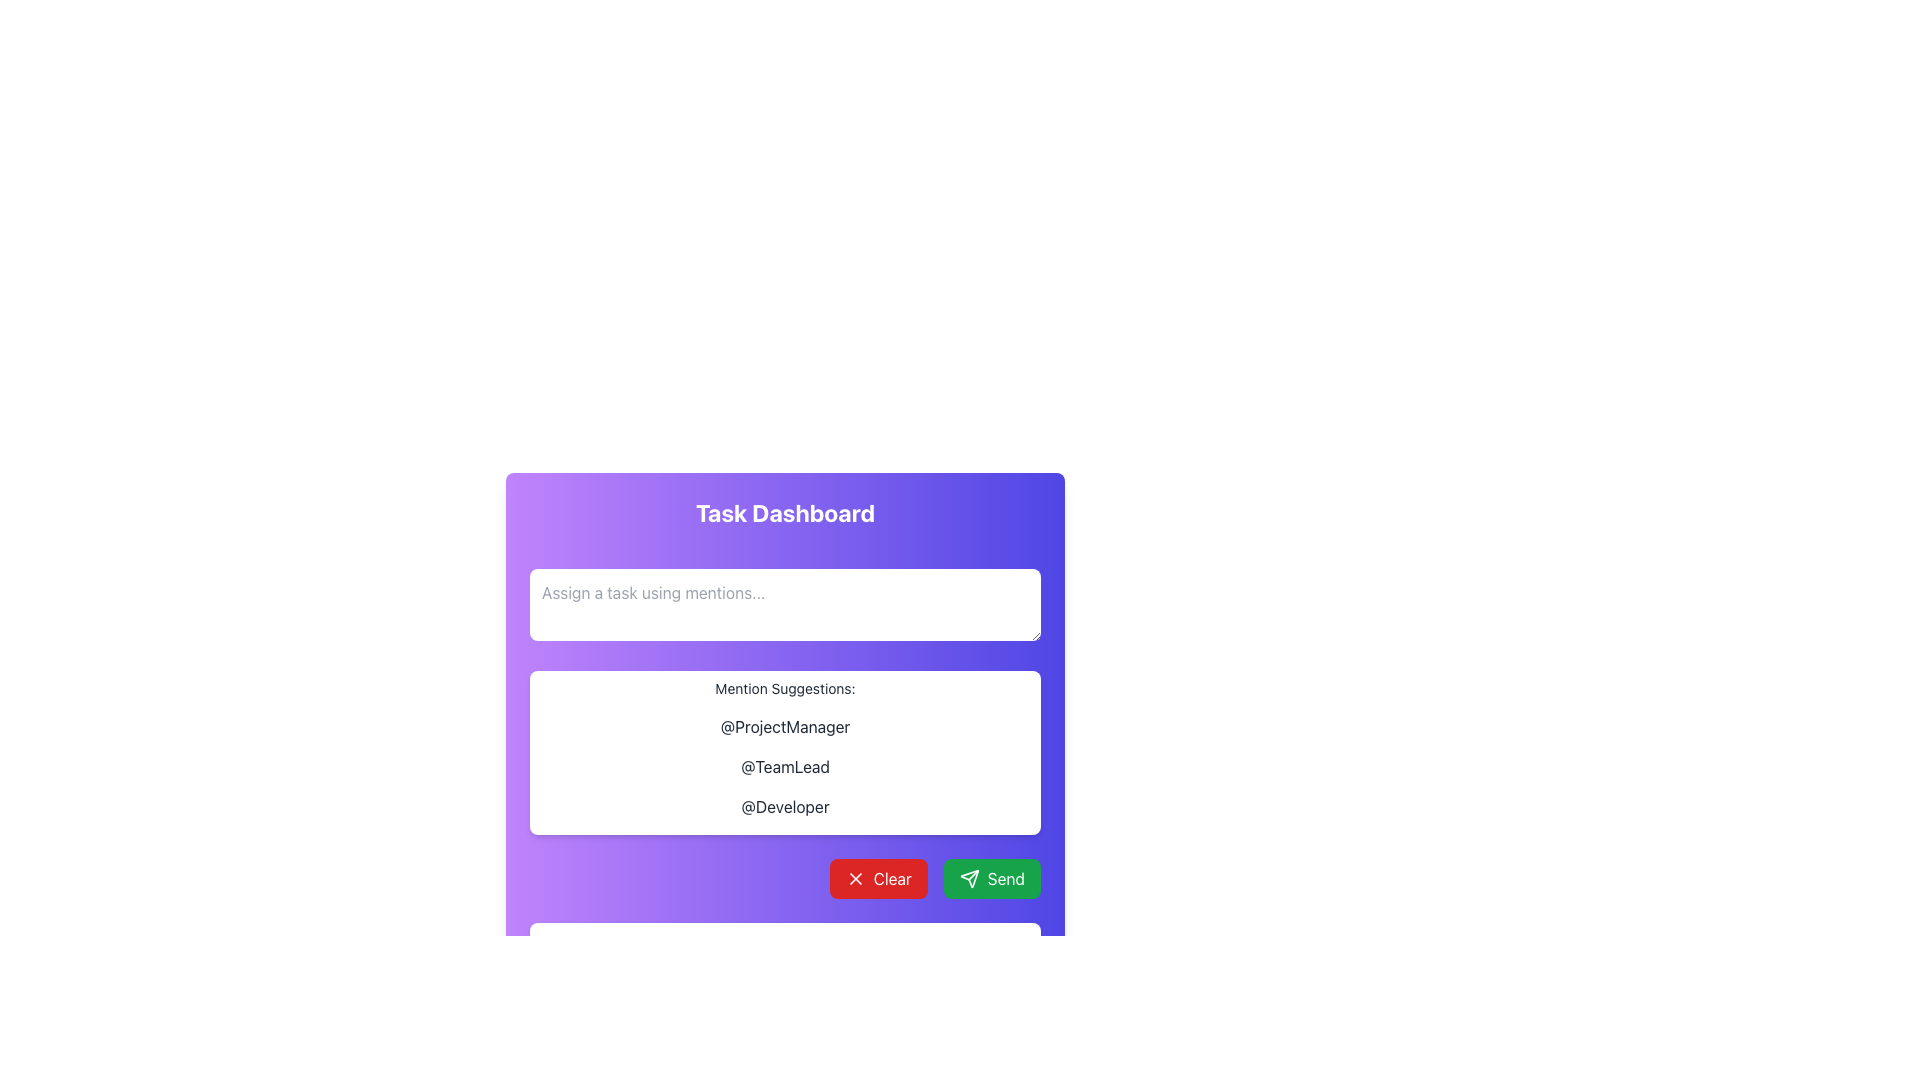 The width and height of the screenshot is (1920, 1080). I want to click on the selectable mention option labeled '@TeamLead' in the 'Mention Suggestions' dropdown panel, so click(784, 766).